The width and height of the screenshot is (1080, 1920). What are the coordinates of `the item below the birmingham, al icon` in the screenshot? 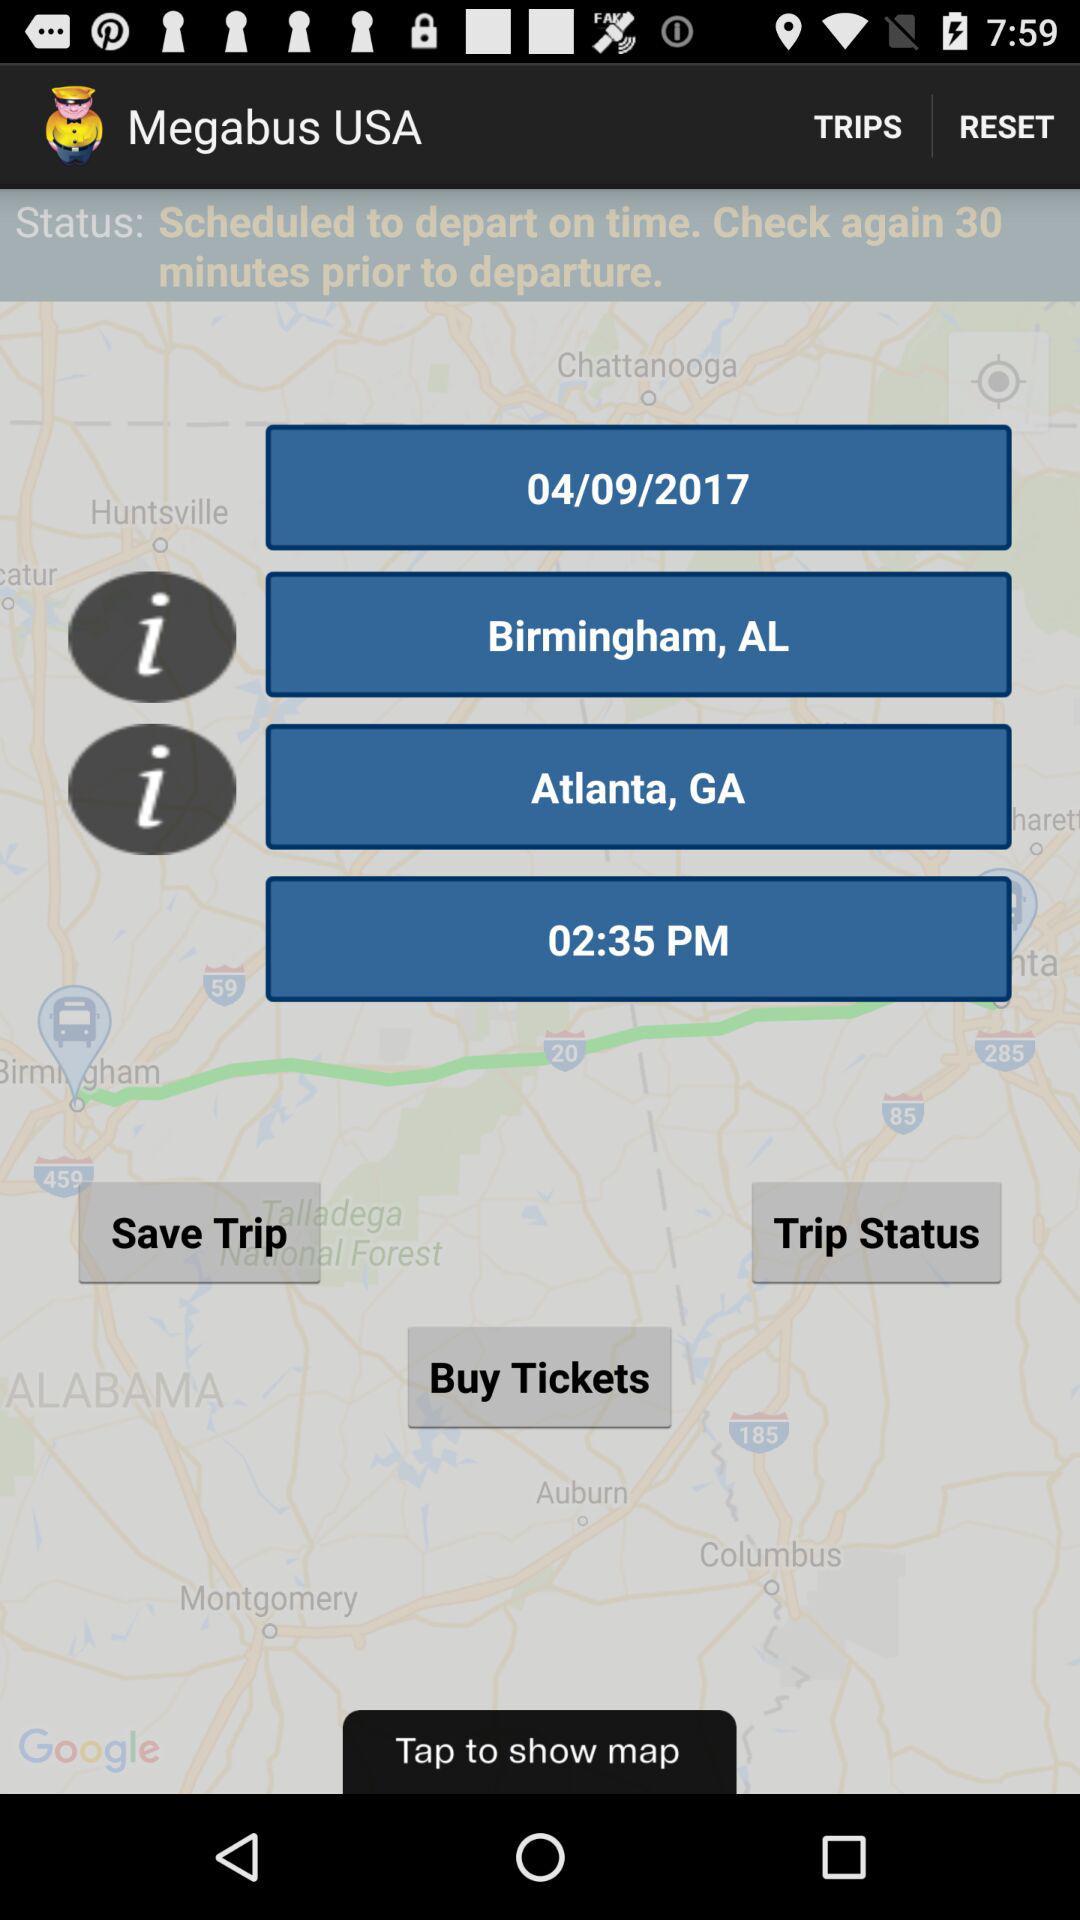 It's located at (638, 785).